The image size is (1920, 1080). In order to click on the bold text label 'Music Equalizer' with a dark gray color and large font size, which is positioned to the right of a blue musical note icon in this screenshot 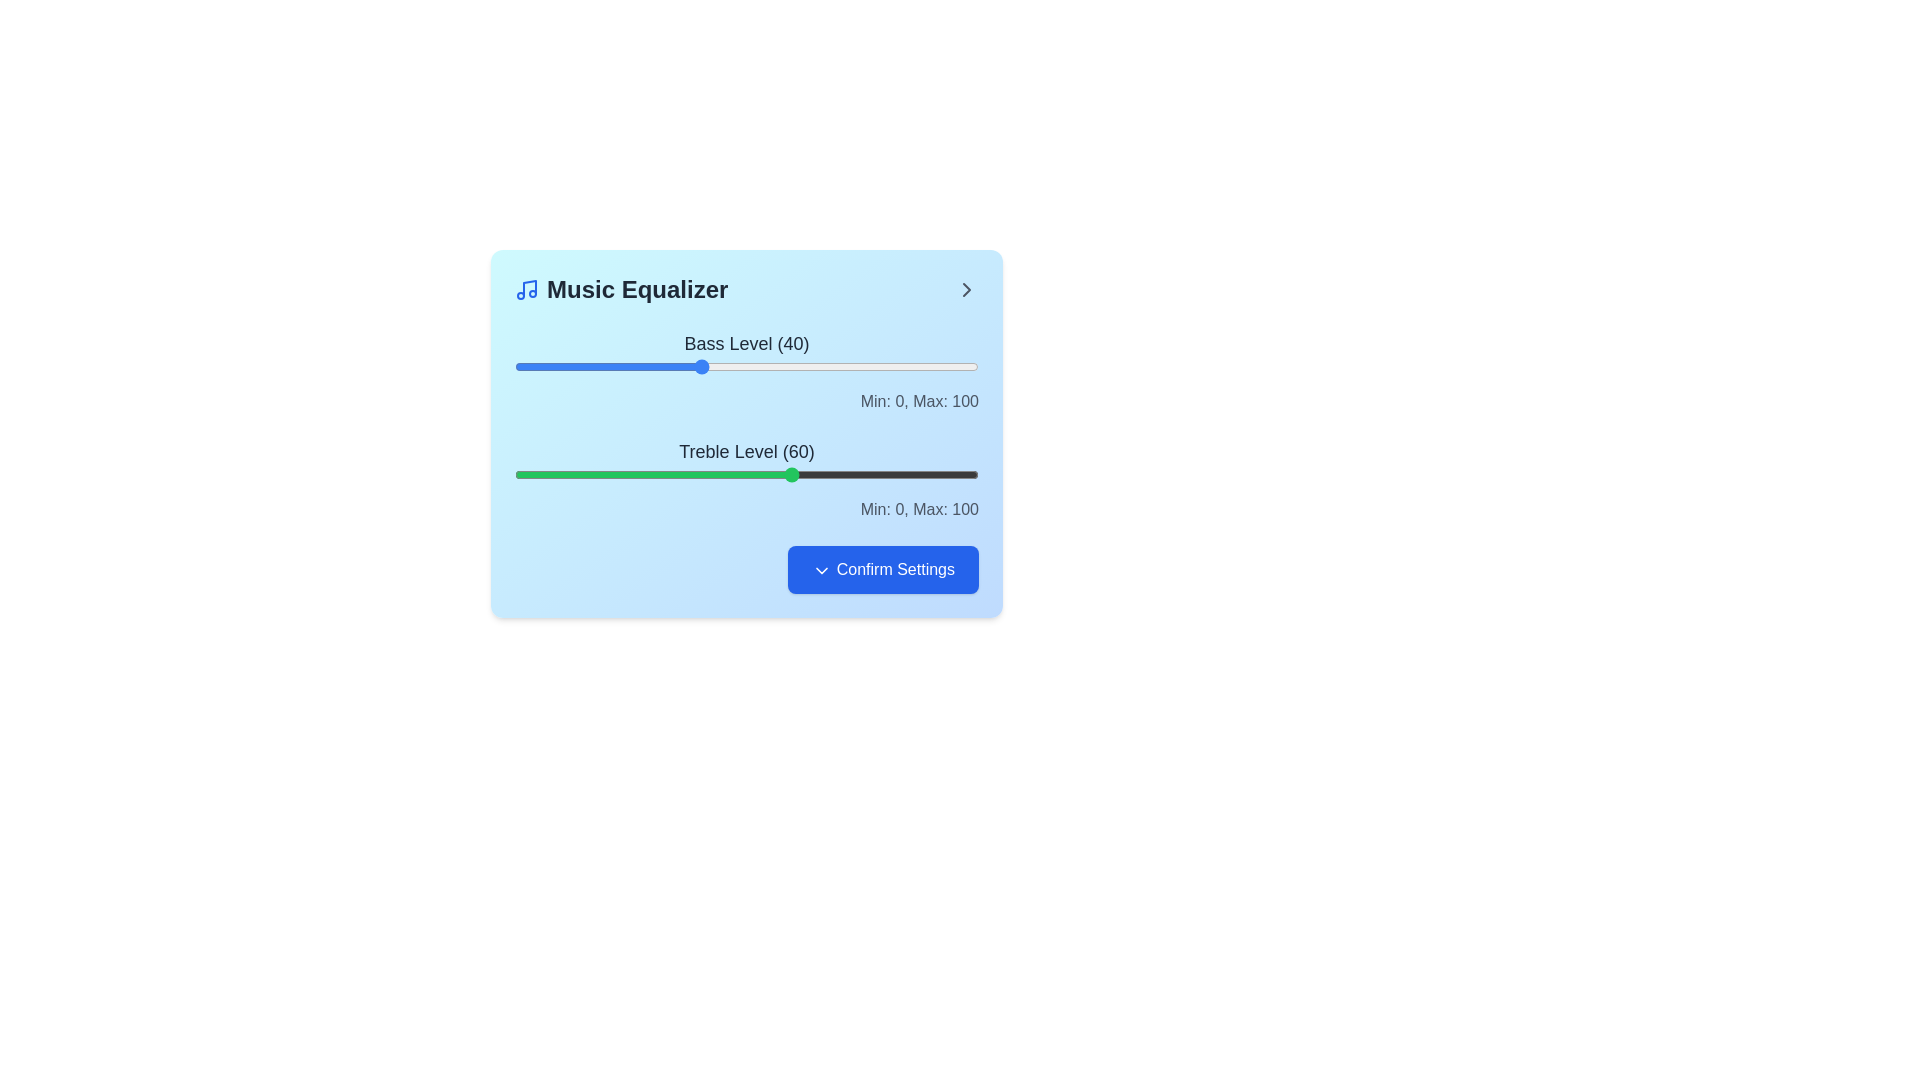, I will do `click(620, 289)`.